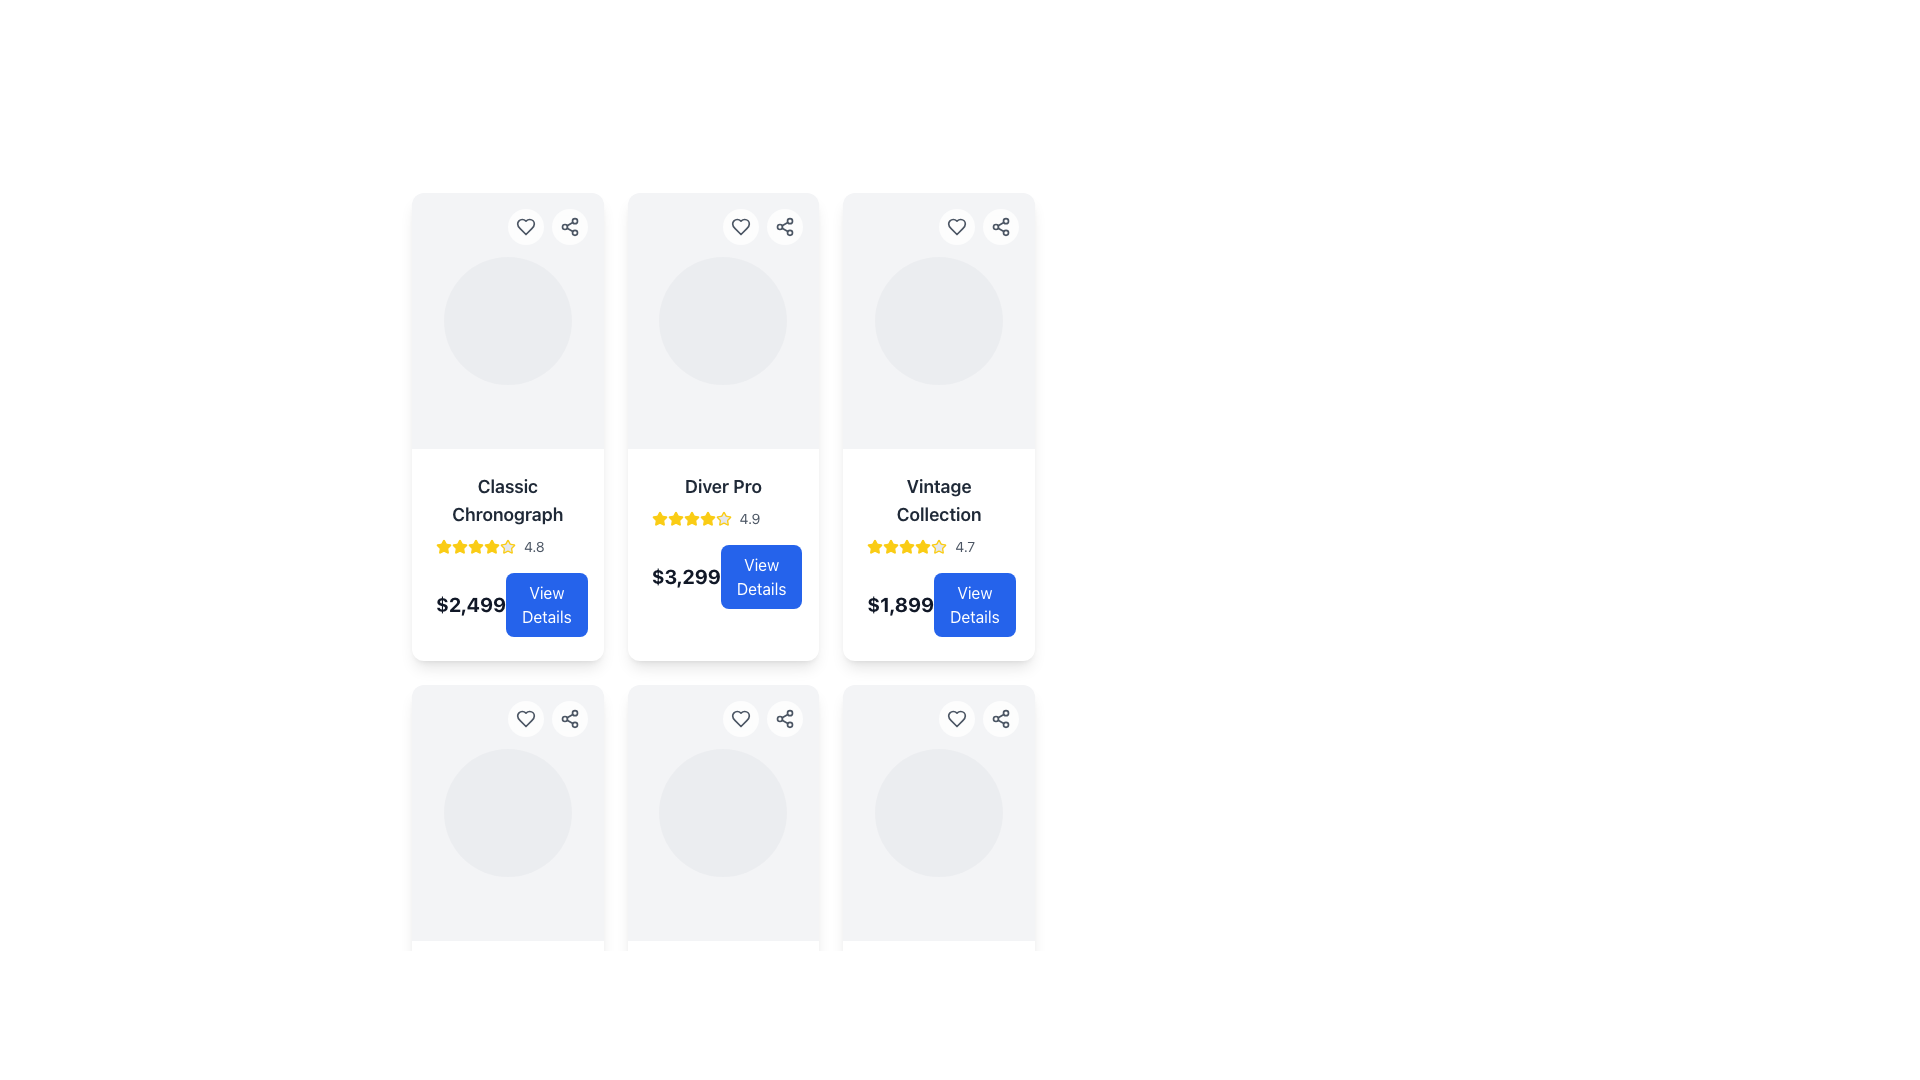 Image resolution: width=1920 pixels, height=1080 pixels. I want to click on the price tag '$2,499' located in the bottom section of the 'Classic Chronograph' card, directly beneath the rating and centrally aligned within the card's layout, so click(507, 604).